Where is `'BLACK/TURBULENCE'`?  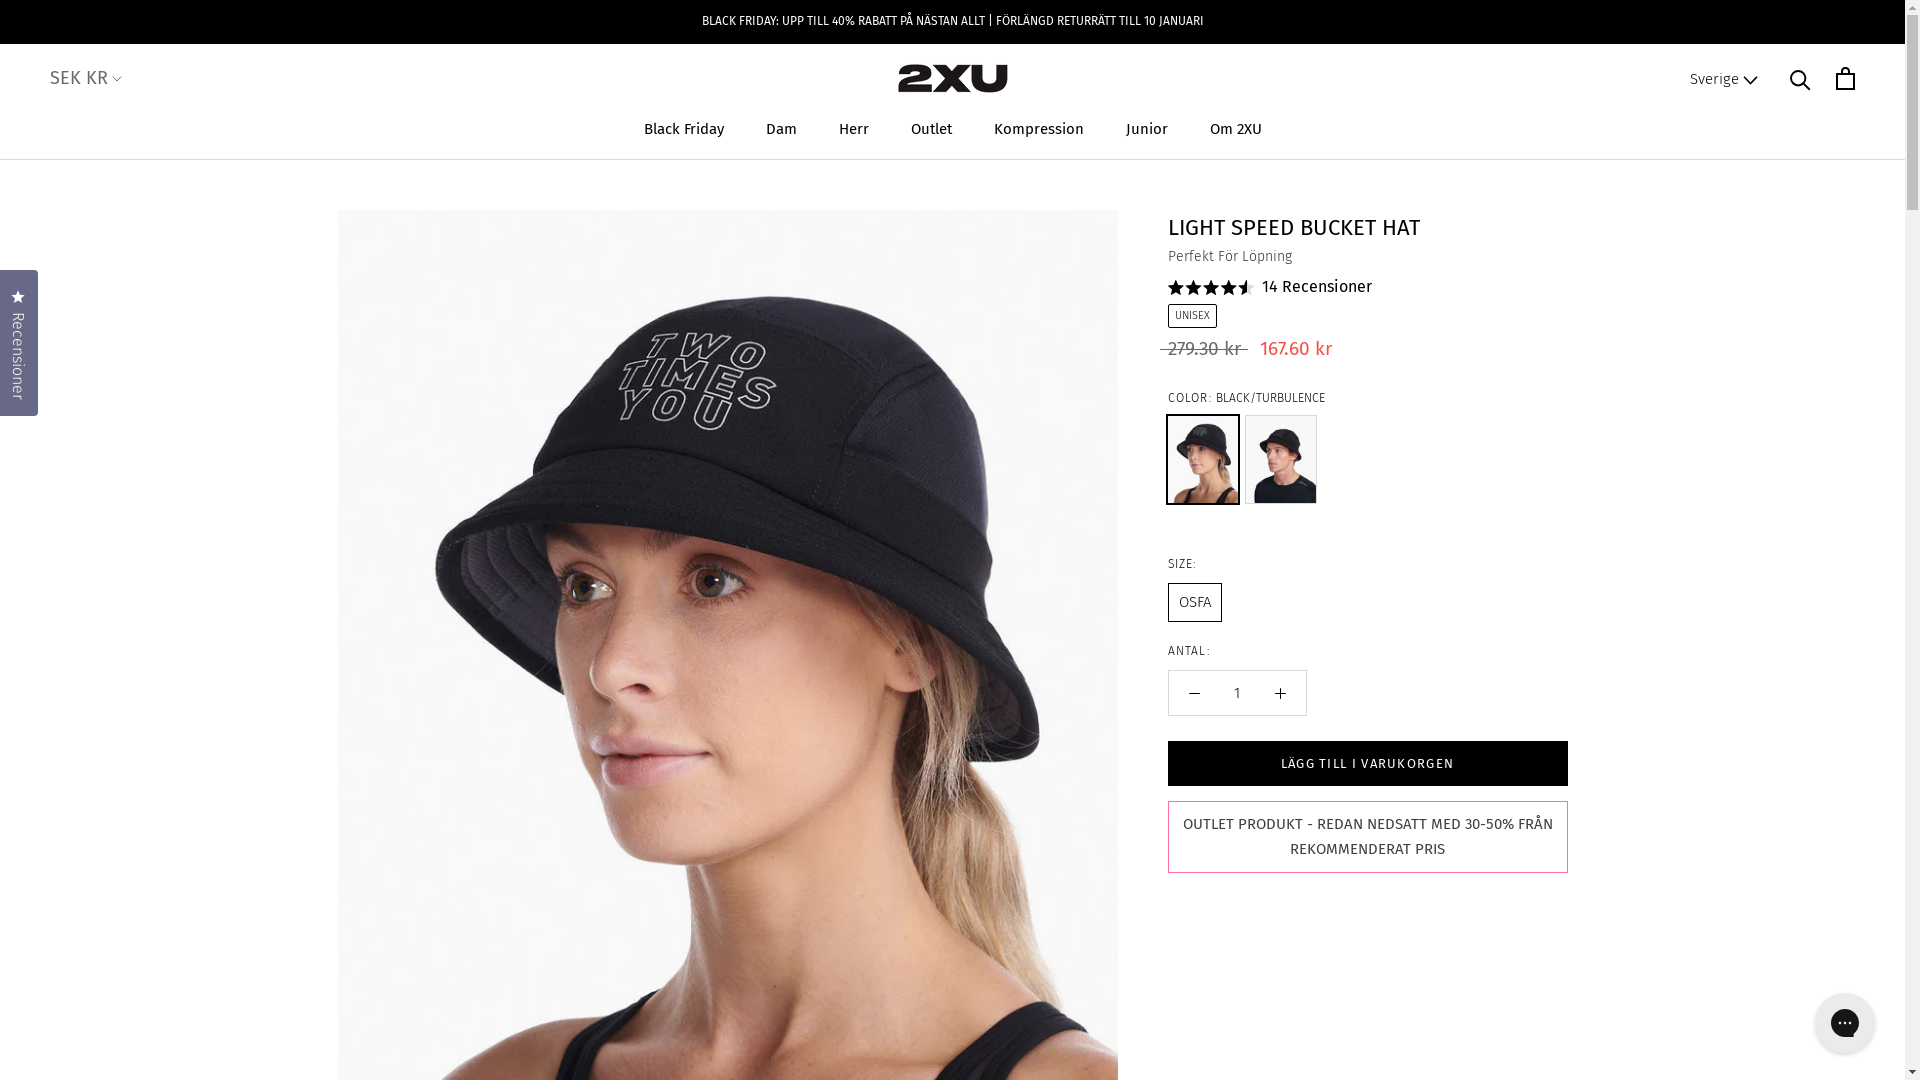
'BLACK/TURBULENCE' is located at coordinates (1167, 459).